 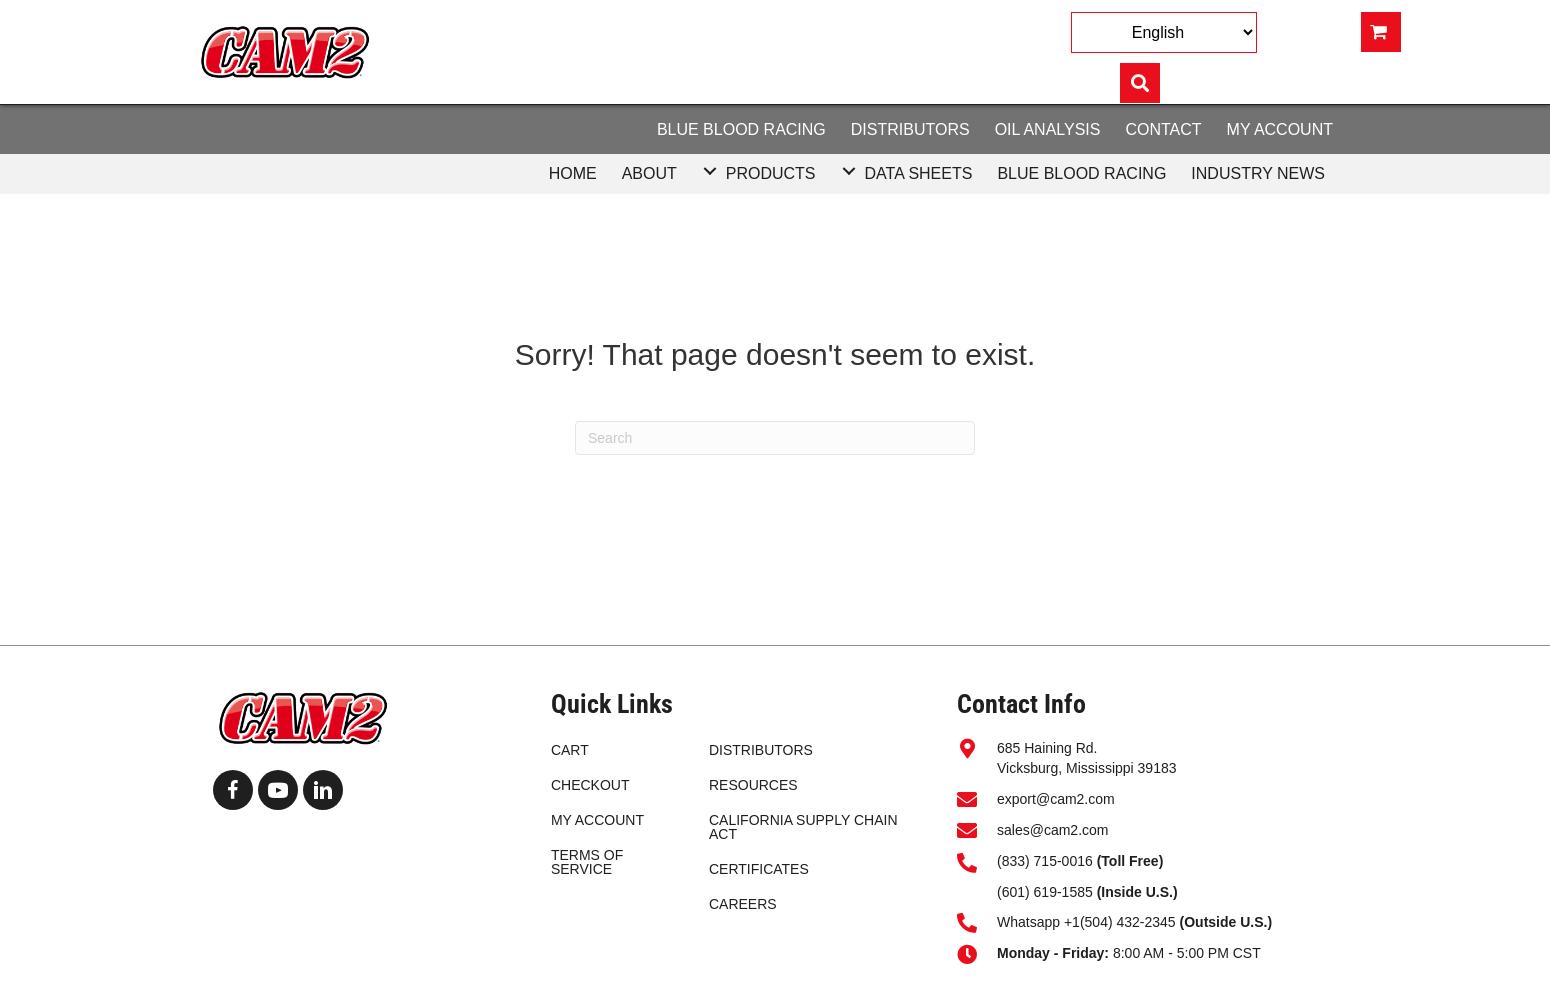 What do you see at coordinates (549, 861) in the screenshot?
I see `'Terms of Service'` at bounding box center [549, 861].